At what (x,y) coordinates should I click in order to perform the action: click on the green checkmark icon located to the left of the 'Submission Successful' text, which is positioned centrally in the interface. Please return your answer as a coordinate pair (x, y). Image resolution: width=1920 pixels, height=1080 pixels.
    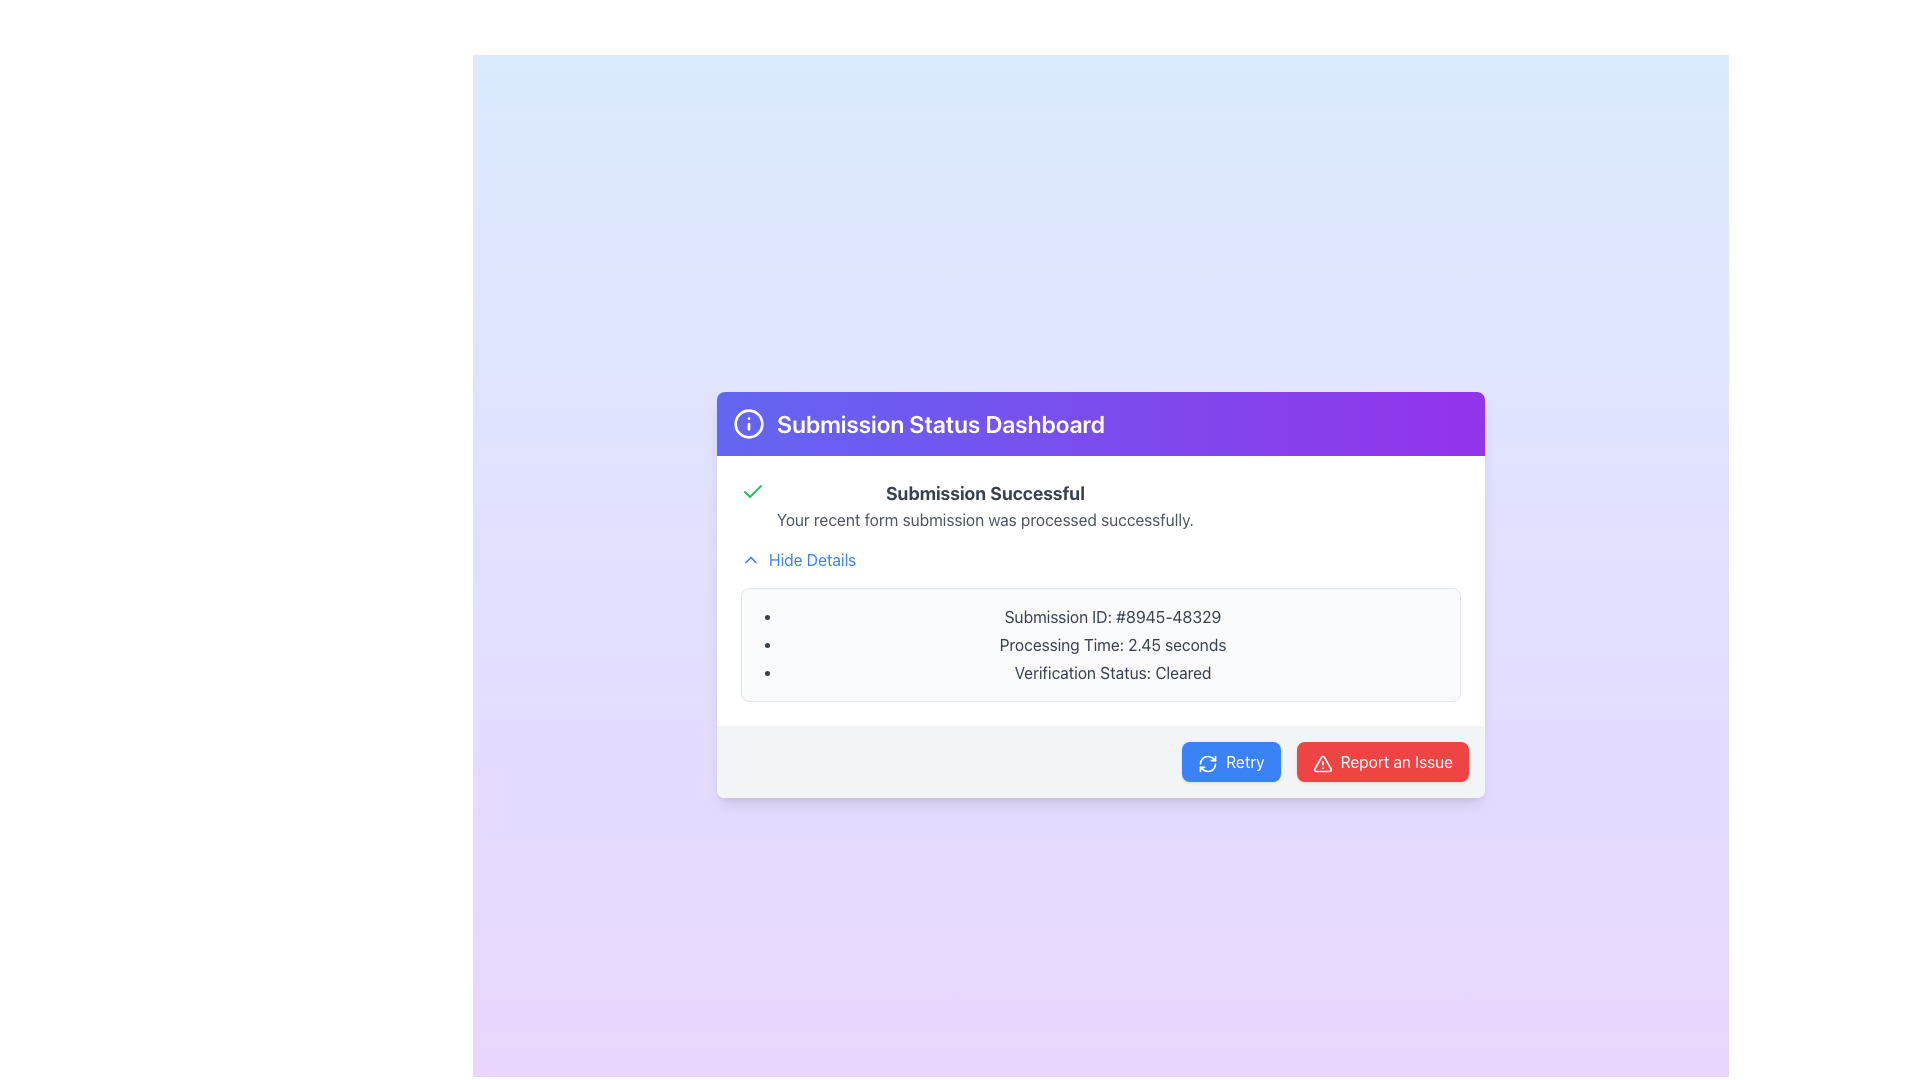
    Looking at the image, I should click on (752, 492).